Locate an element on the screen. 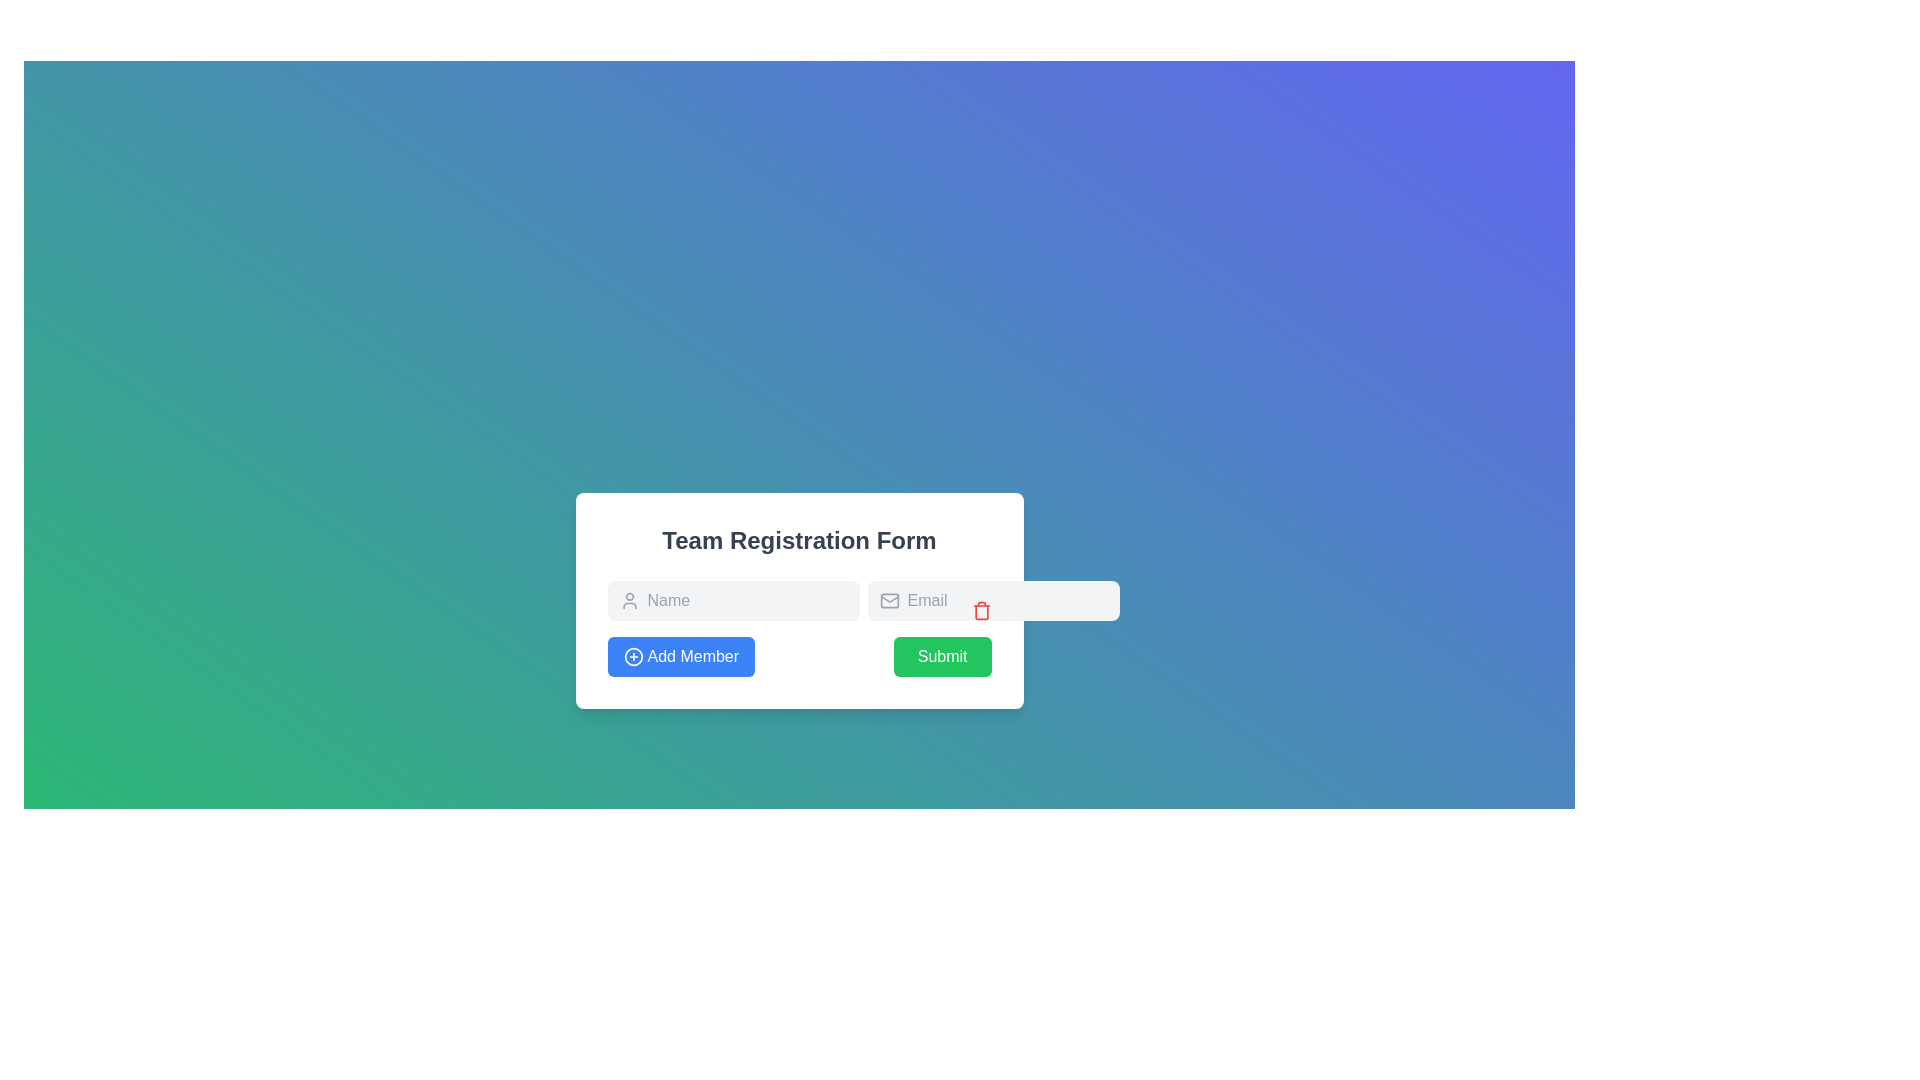 The width and height of the screenshot is (1920, 1080). the small square button with a red trash can icon outlined in bright red, located to the right of the 'Email' text input field is located at coordinates (981, 609).